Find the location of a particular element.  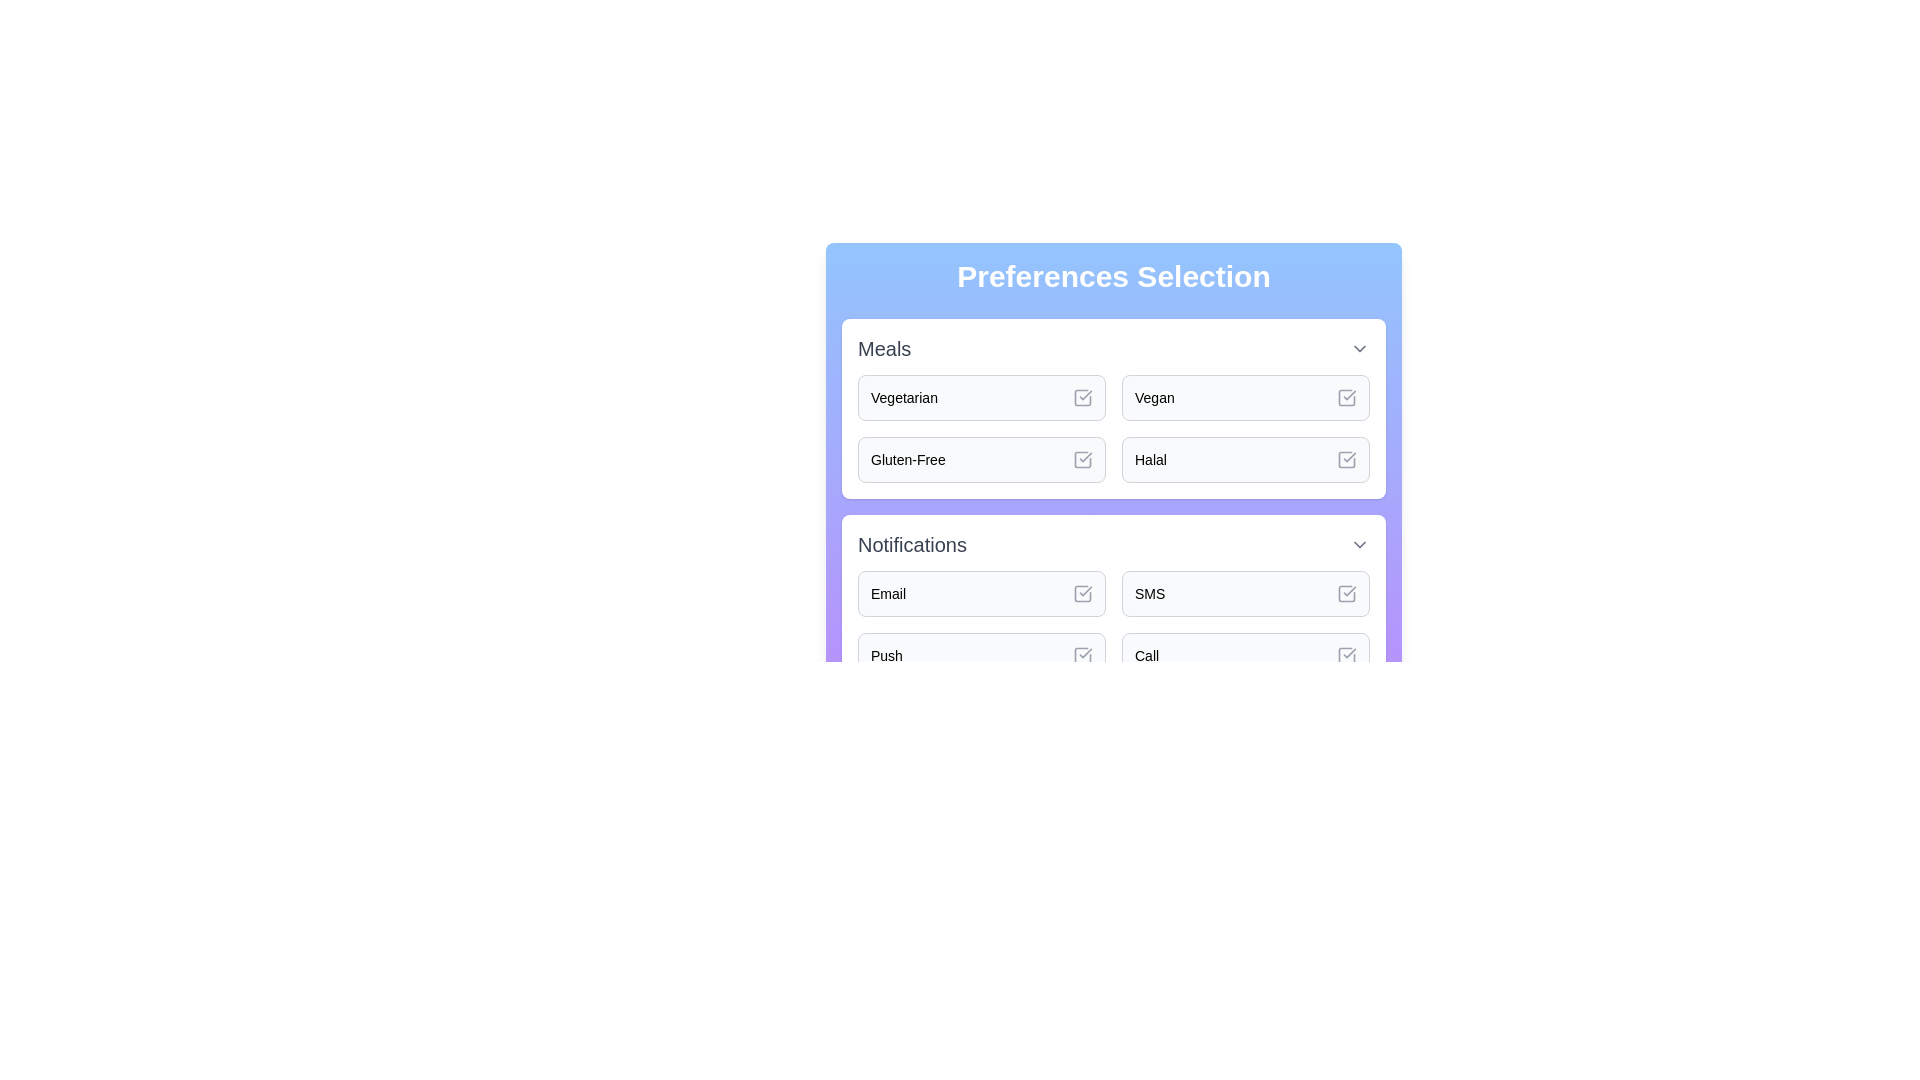

the Checkbox indicator located to the right of the 'Vegan' text label in the 'Meals' section of the interface is located at coordinates (1347, 397).